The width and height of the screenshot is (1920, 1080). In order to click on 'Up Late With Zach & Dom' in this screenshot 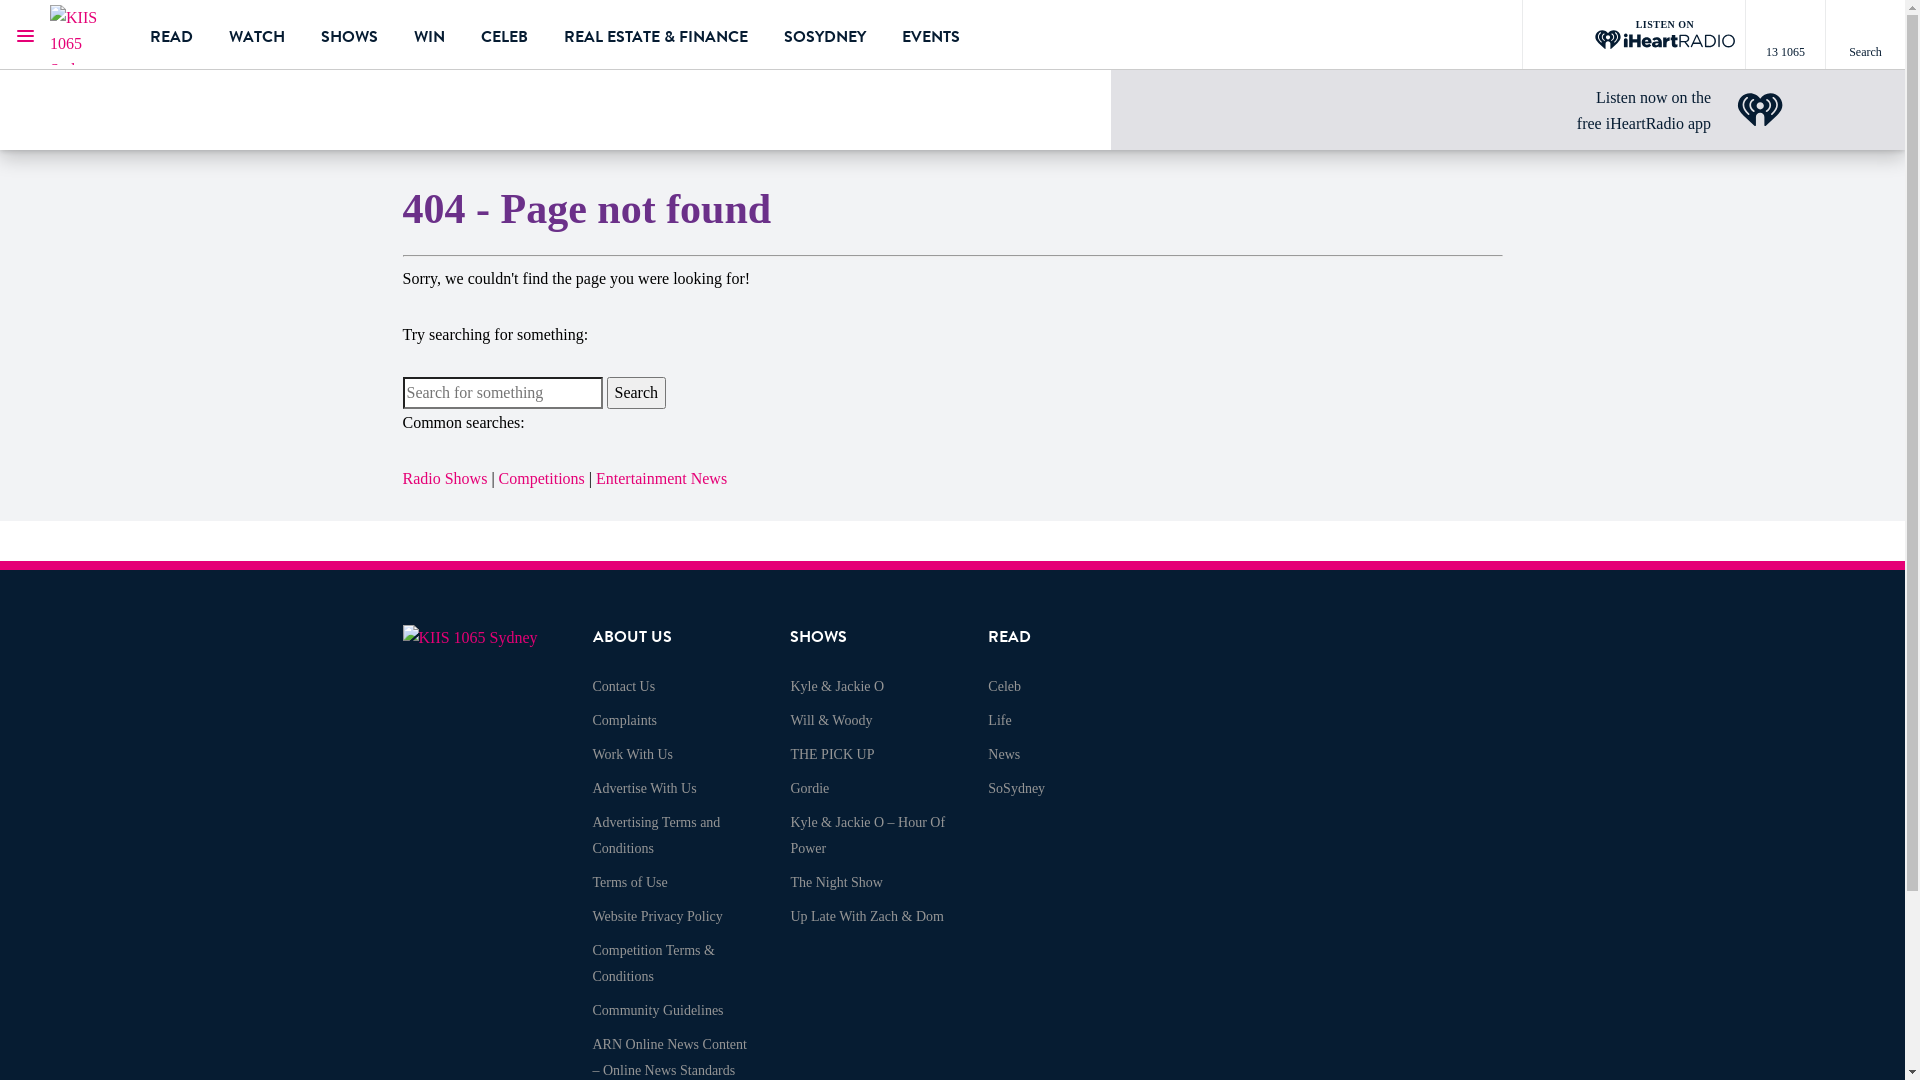, I will do `click(867, 916)`.